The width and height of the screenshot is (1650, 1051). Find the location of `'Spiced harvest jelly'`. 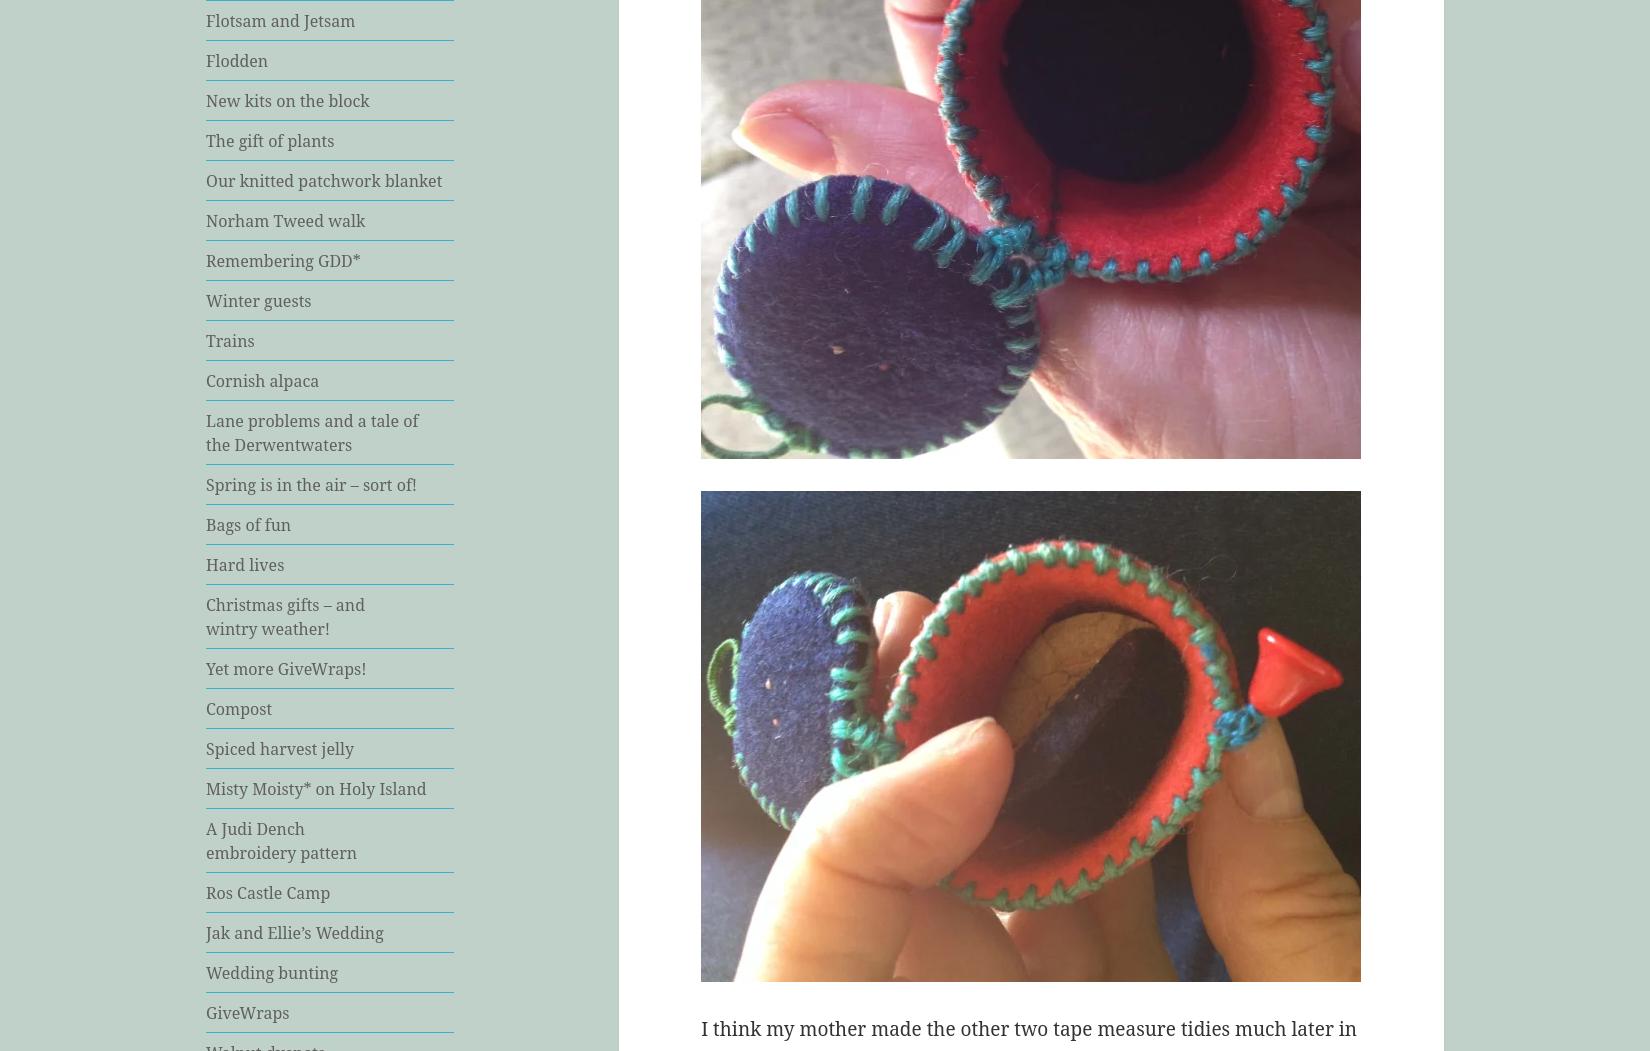

'Spiced harvest jelly' is located at coordinates (279, 747).